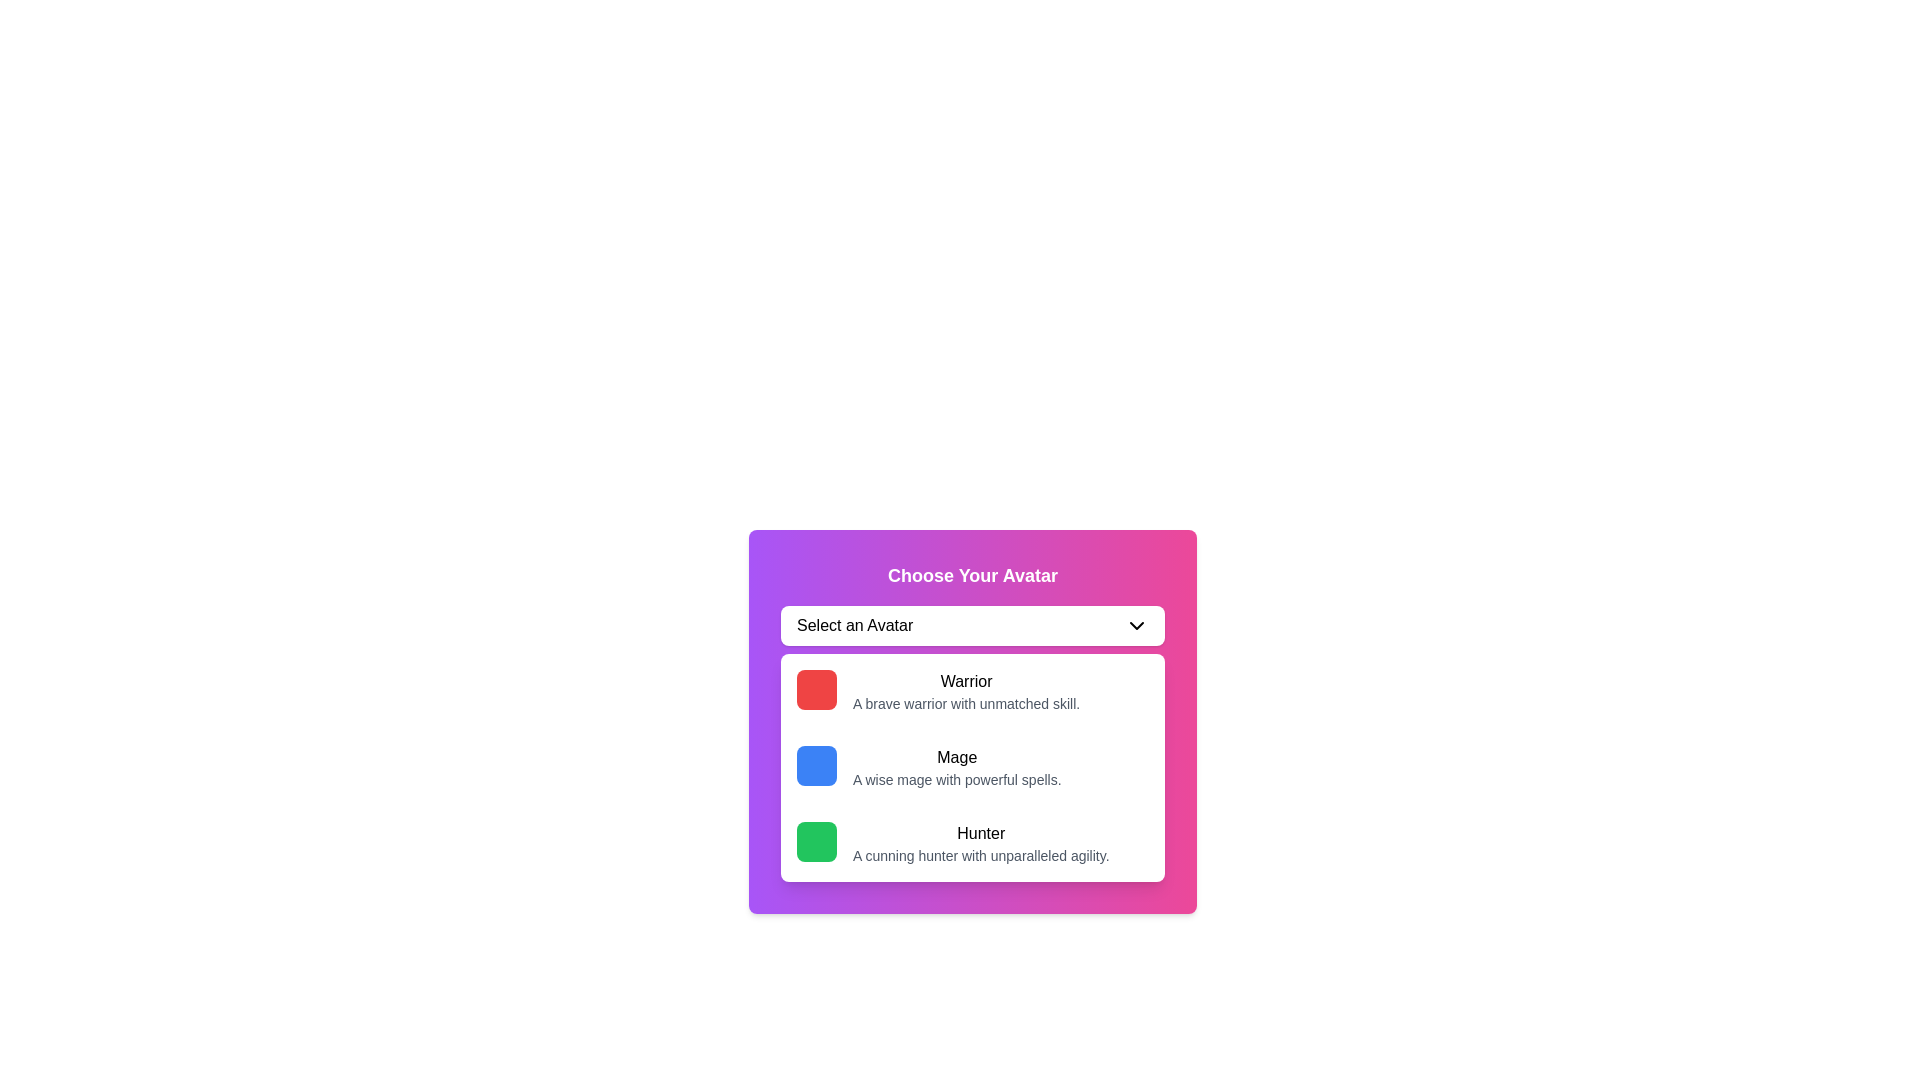  Describe the element at coordinates (973, 690) in the screenshot. I see `the first selectable list item for choosing the 'Warrior' avatar, located below the 'Choose Your Avatar' dropdown` at that location.